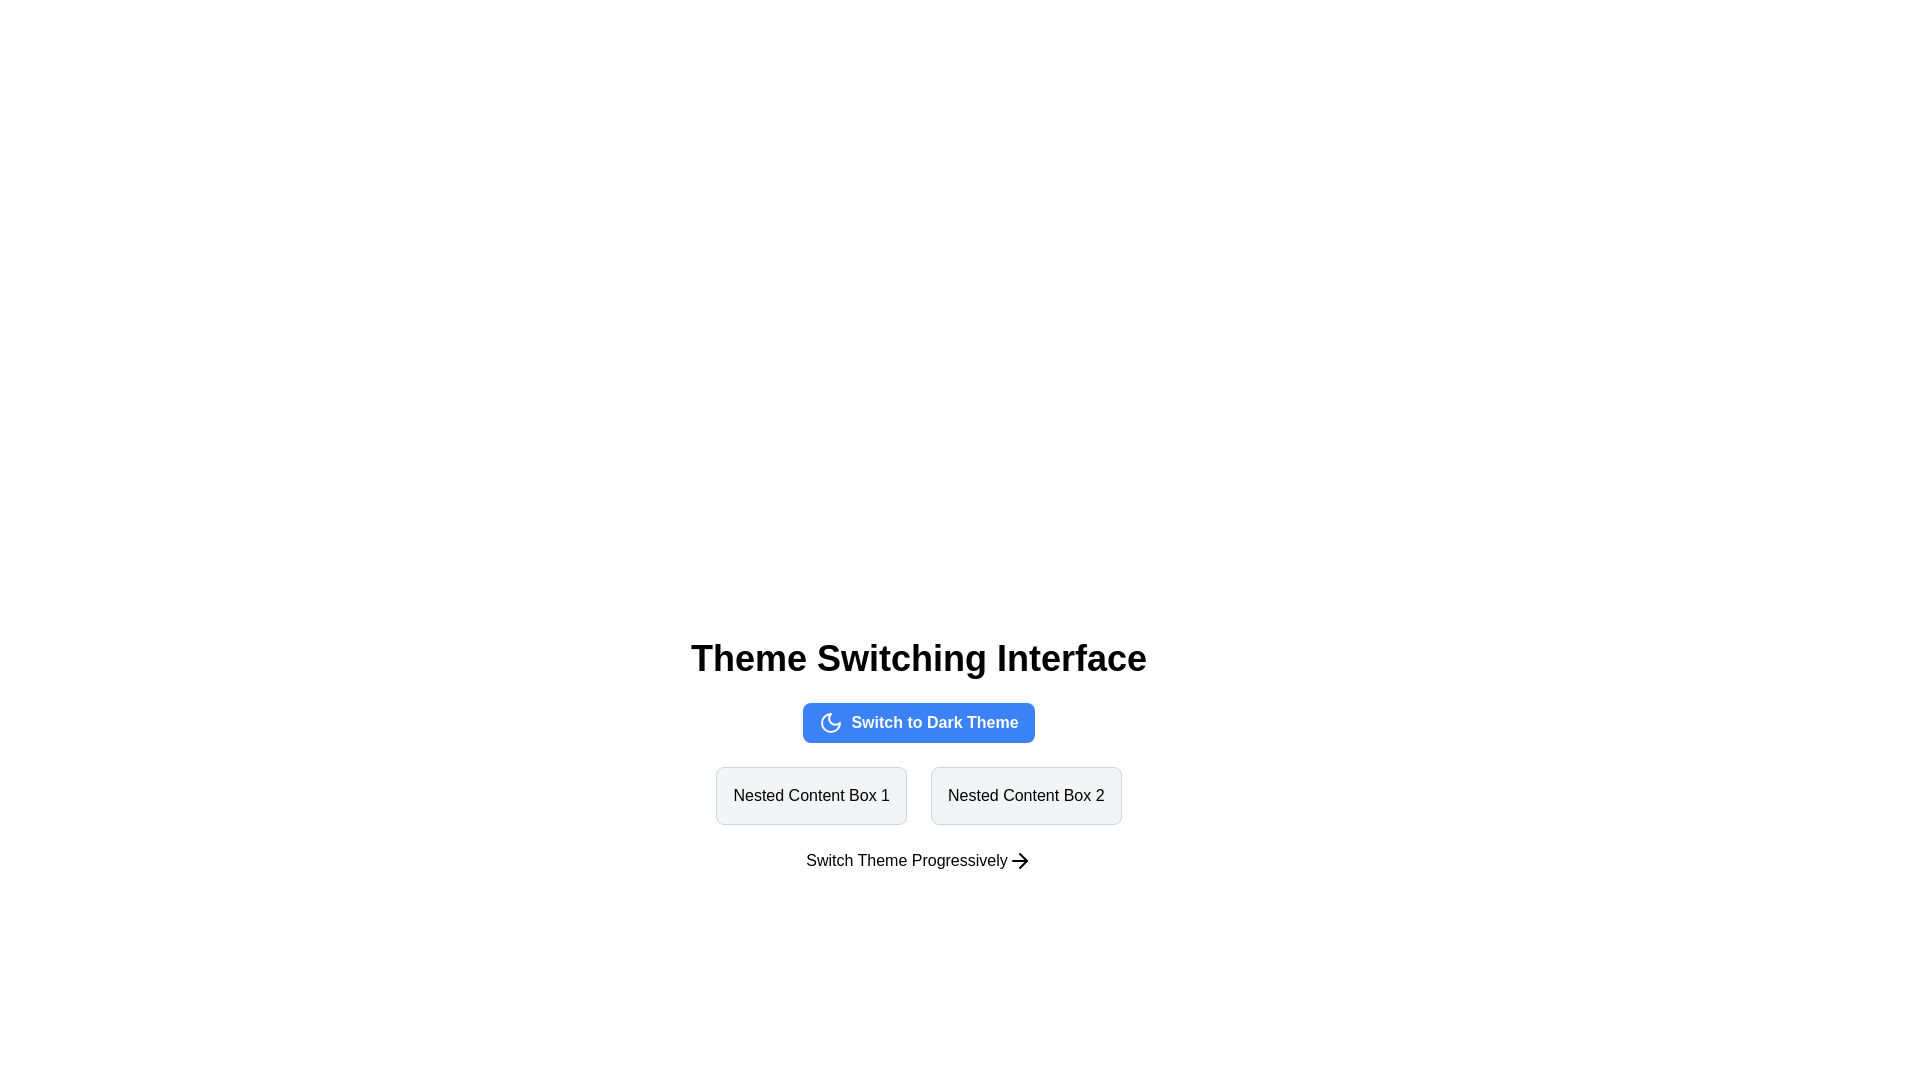 The height and width of the screenshot is (1080, 1920). Describe the element at coordinates (831, 722) in the screenshot. I see `the small moon icon located within the blue button labeled 'Switch to Dark Theme', positioned to the left of the text` at that location.